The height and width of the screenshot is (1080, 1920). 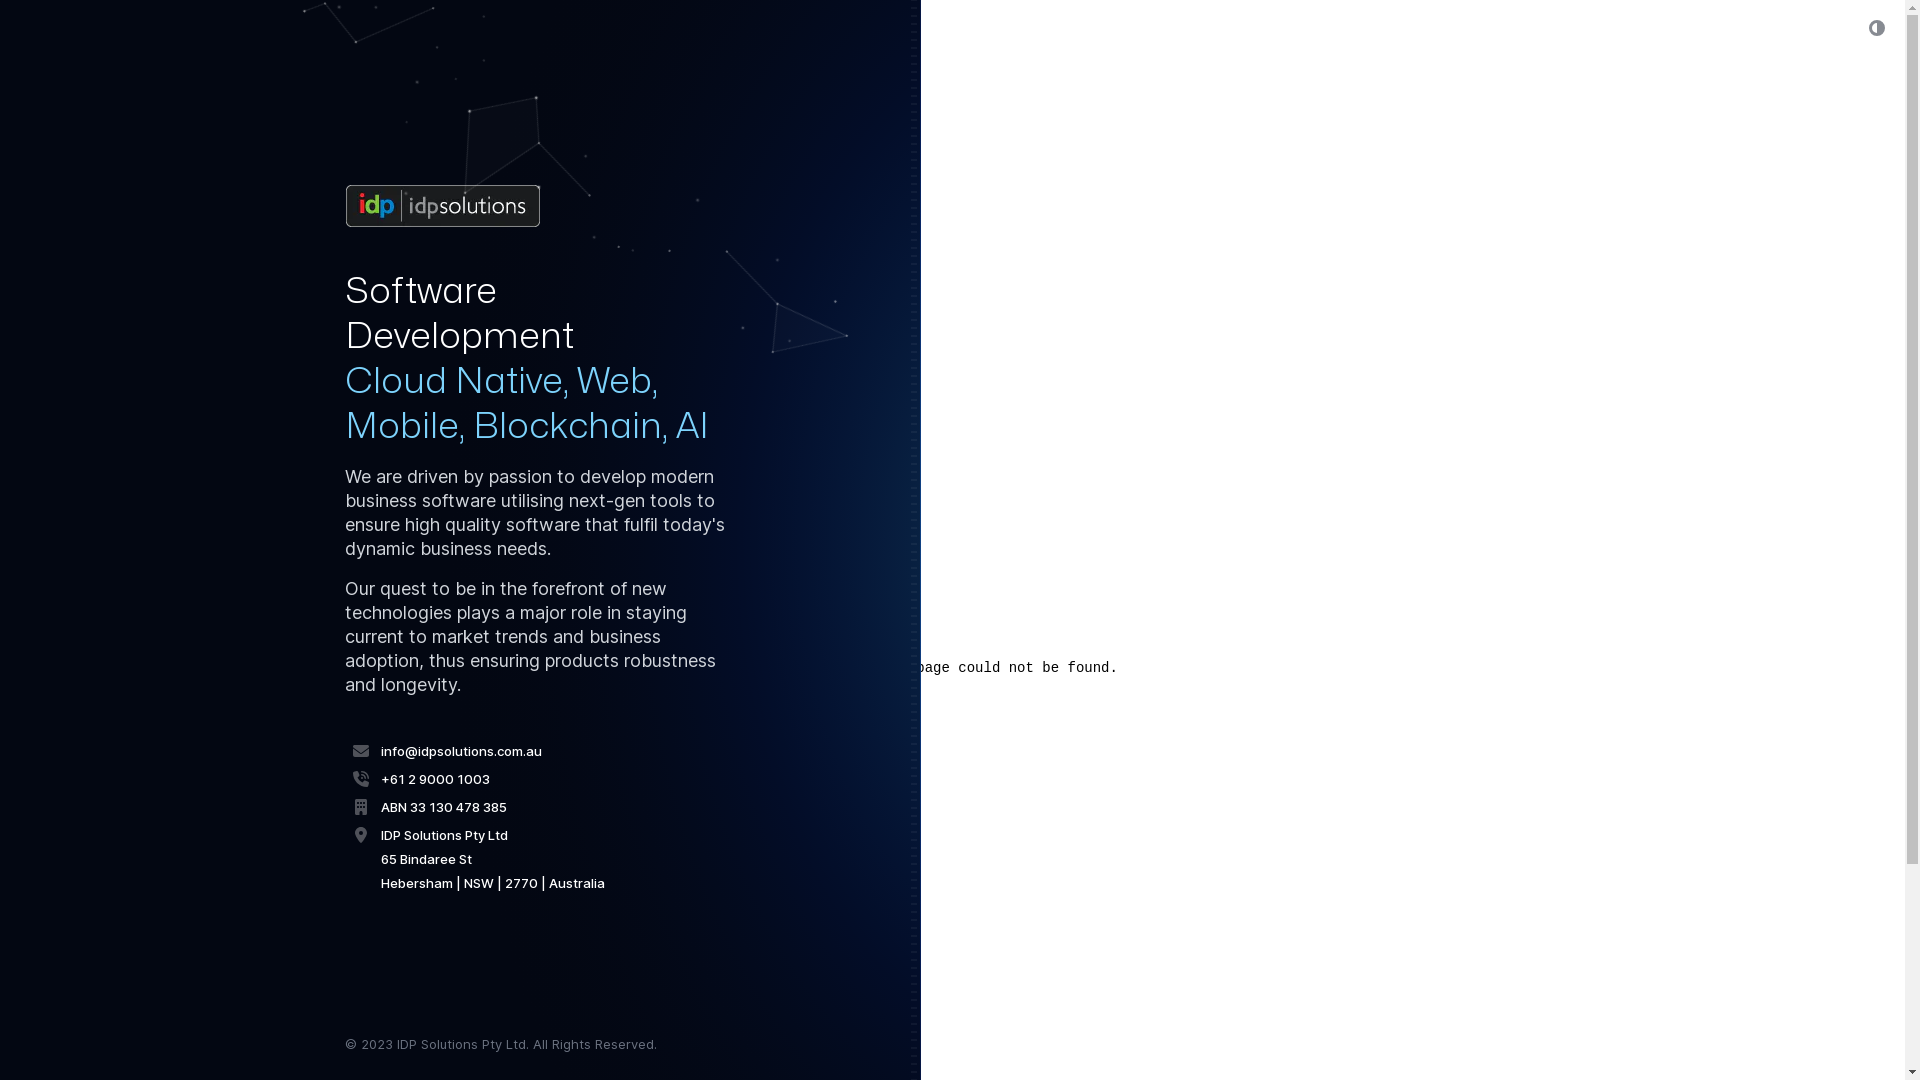 What do you see at coordinates (1875, 27) in the screenshot?
I see `'Switch to dark theme'` at bounding box center [1875, 27].